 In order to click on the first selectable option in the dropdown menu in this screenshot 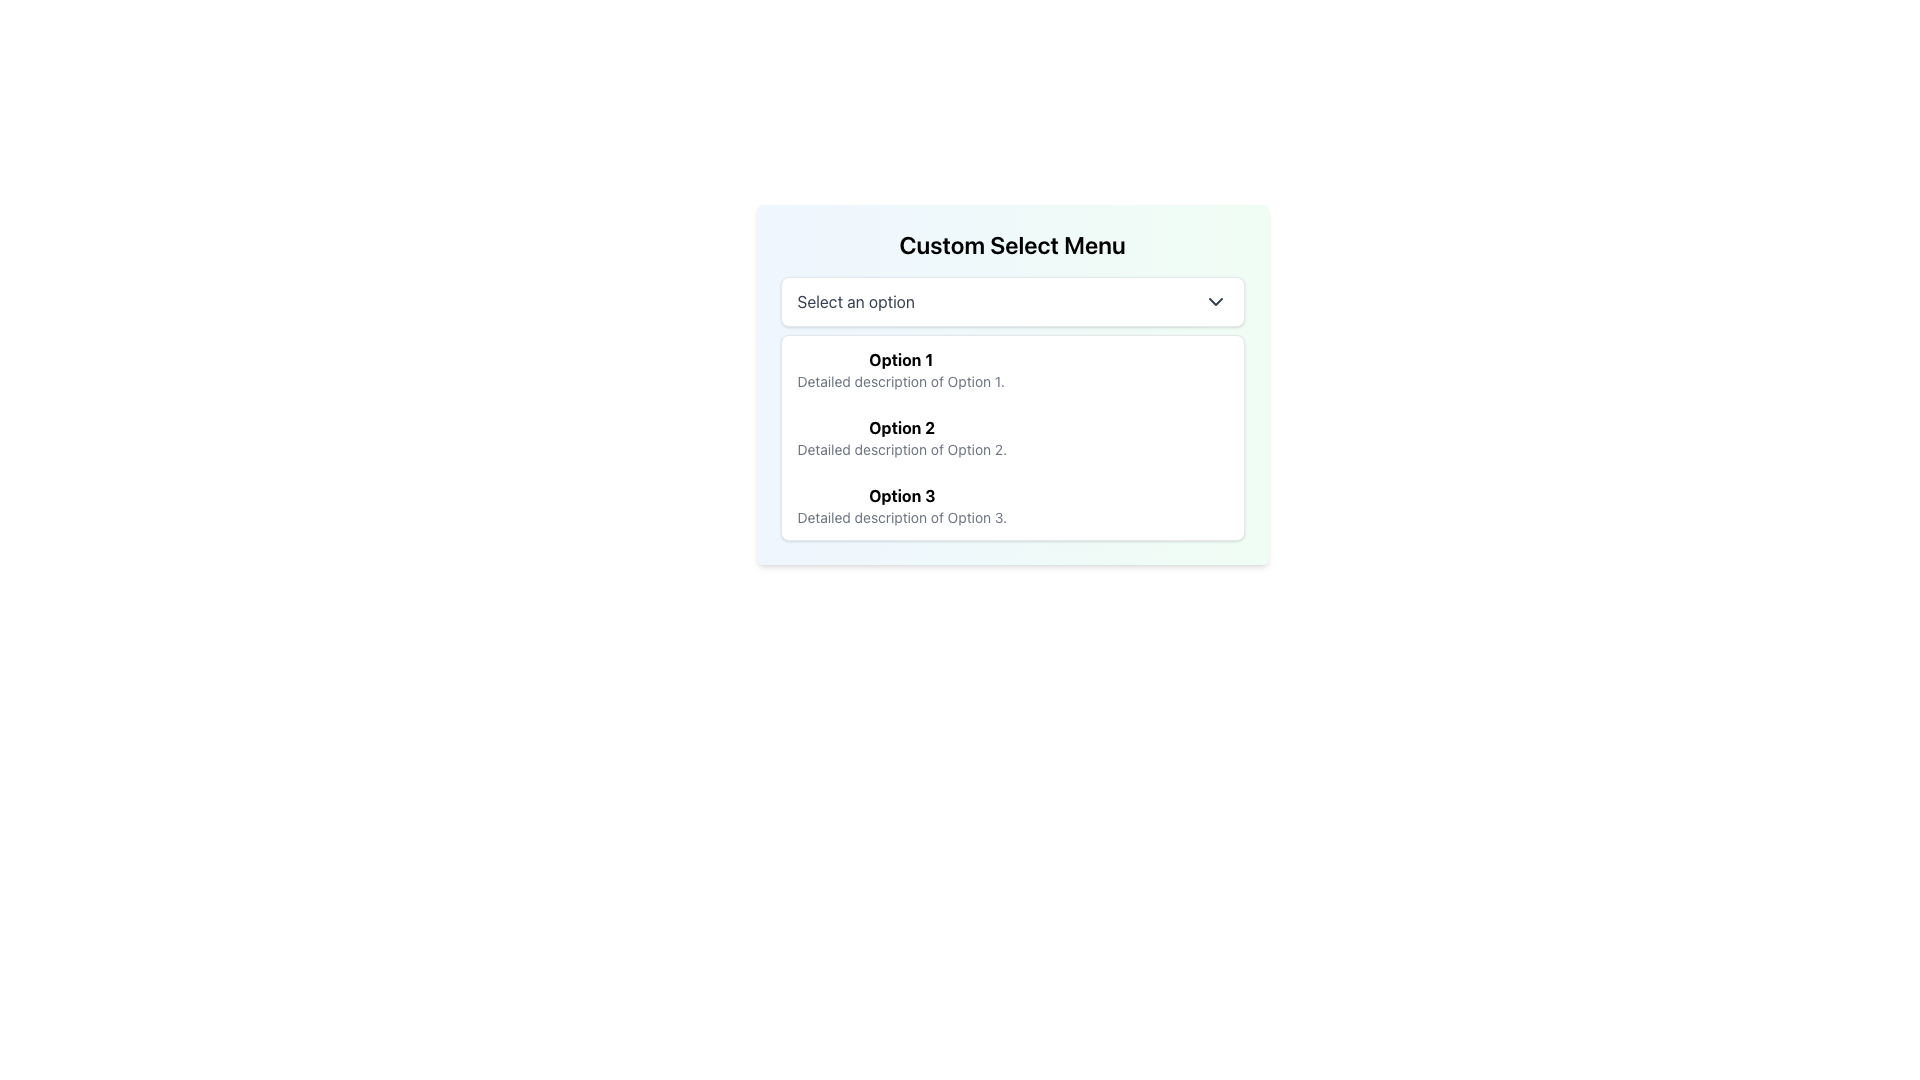, I will do `click(900, 370)`.